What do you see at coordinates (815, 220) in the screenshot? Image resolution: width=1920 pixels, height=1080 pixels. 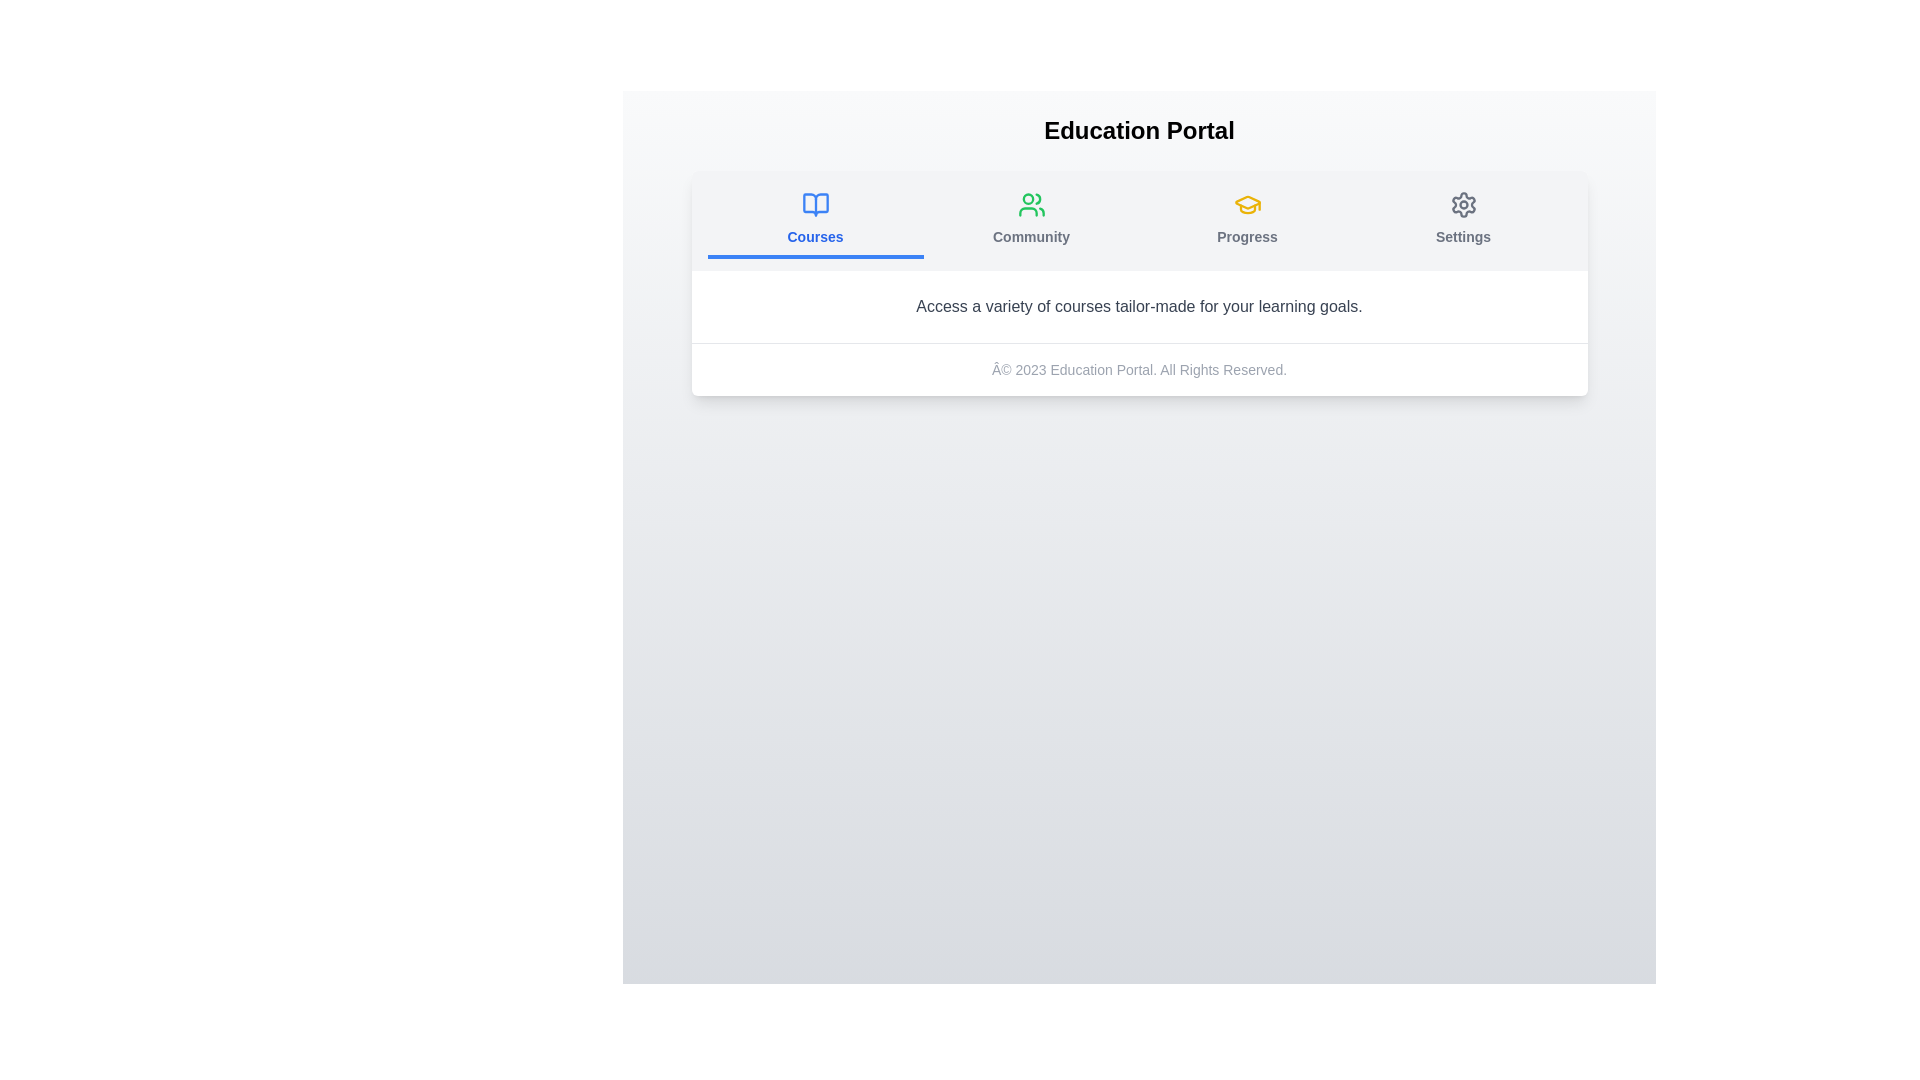 I see `the first button in the navigation bar labeled 'Courses'` at bounding box center [815, 220].